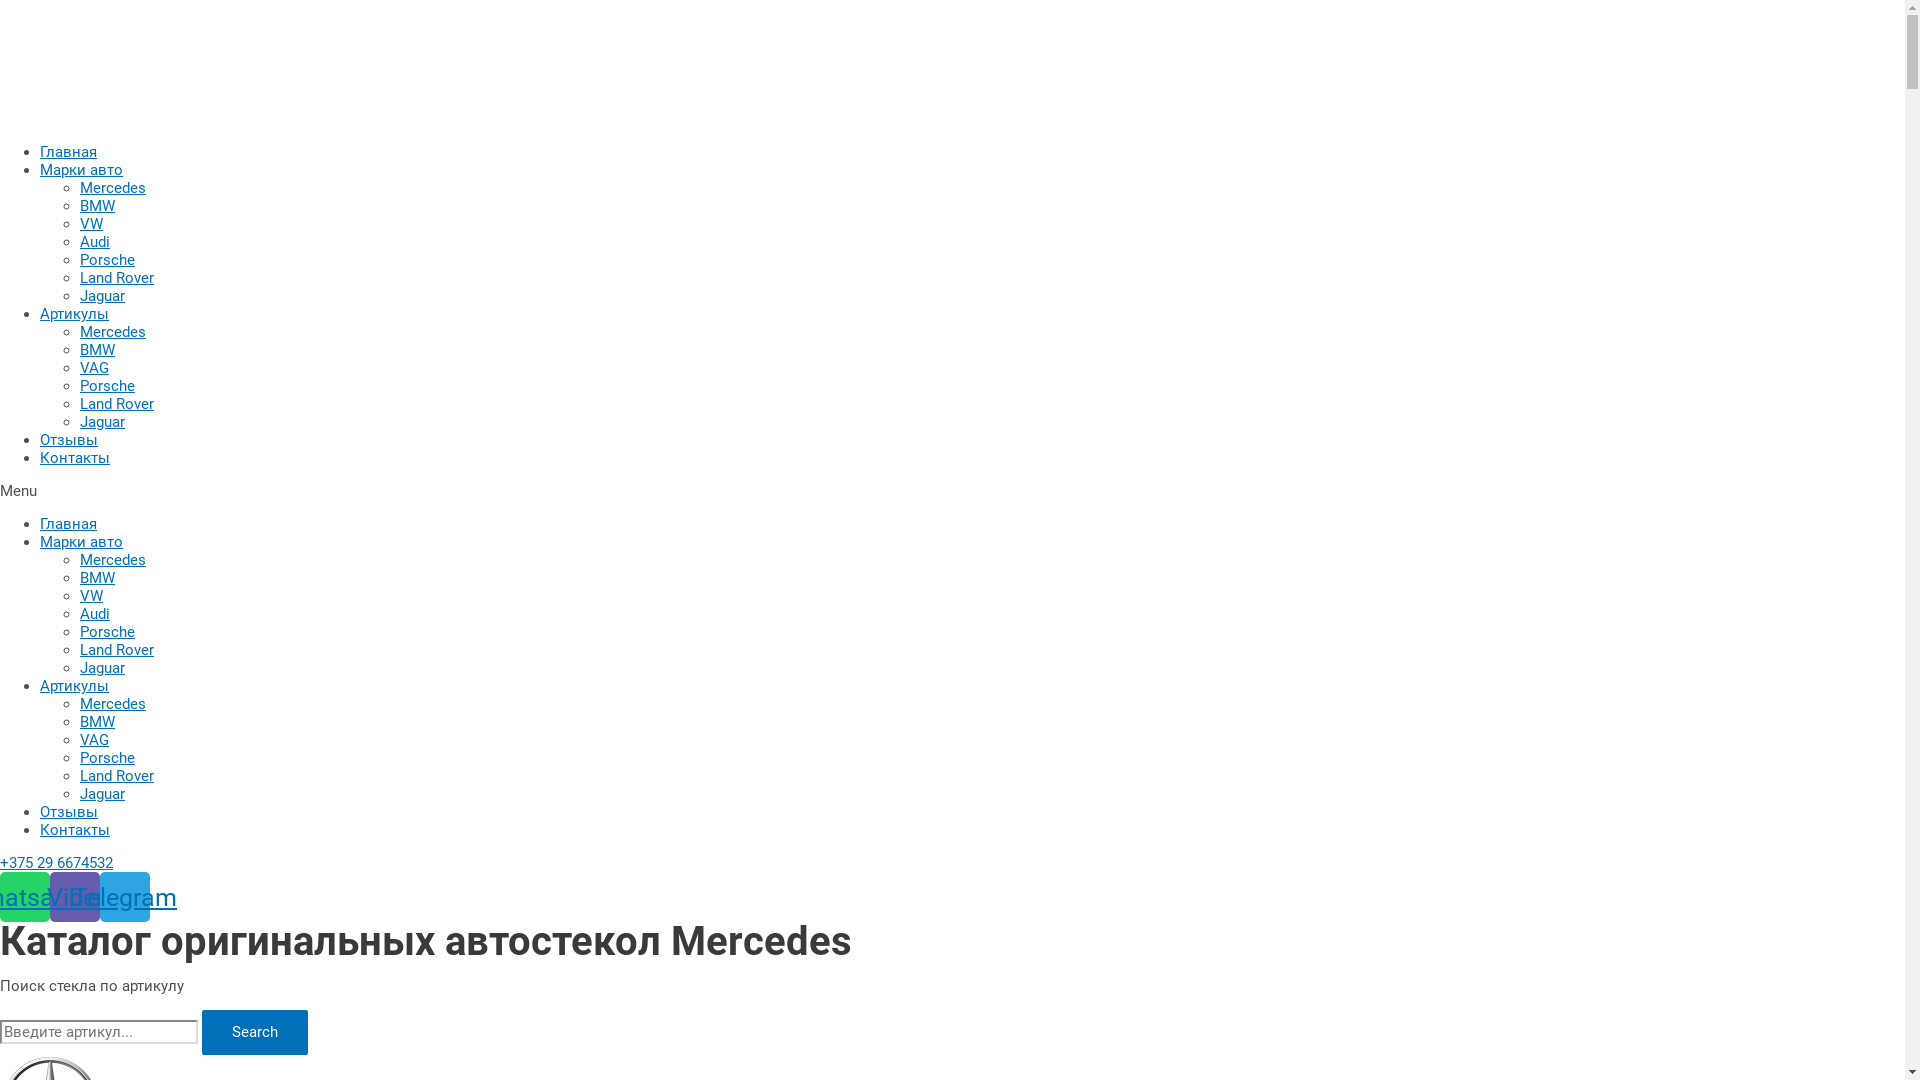  What do you see at coordinates (115, 774) in the screenshot?
I see `'Land Rover'` at bounding box center [115, 774].